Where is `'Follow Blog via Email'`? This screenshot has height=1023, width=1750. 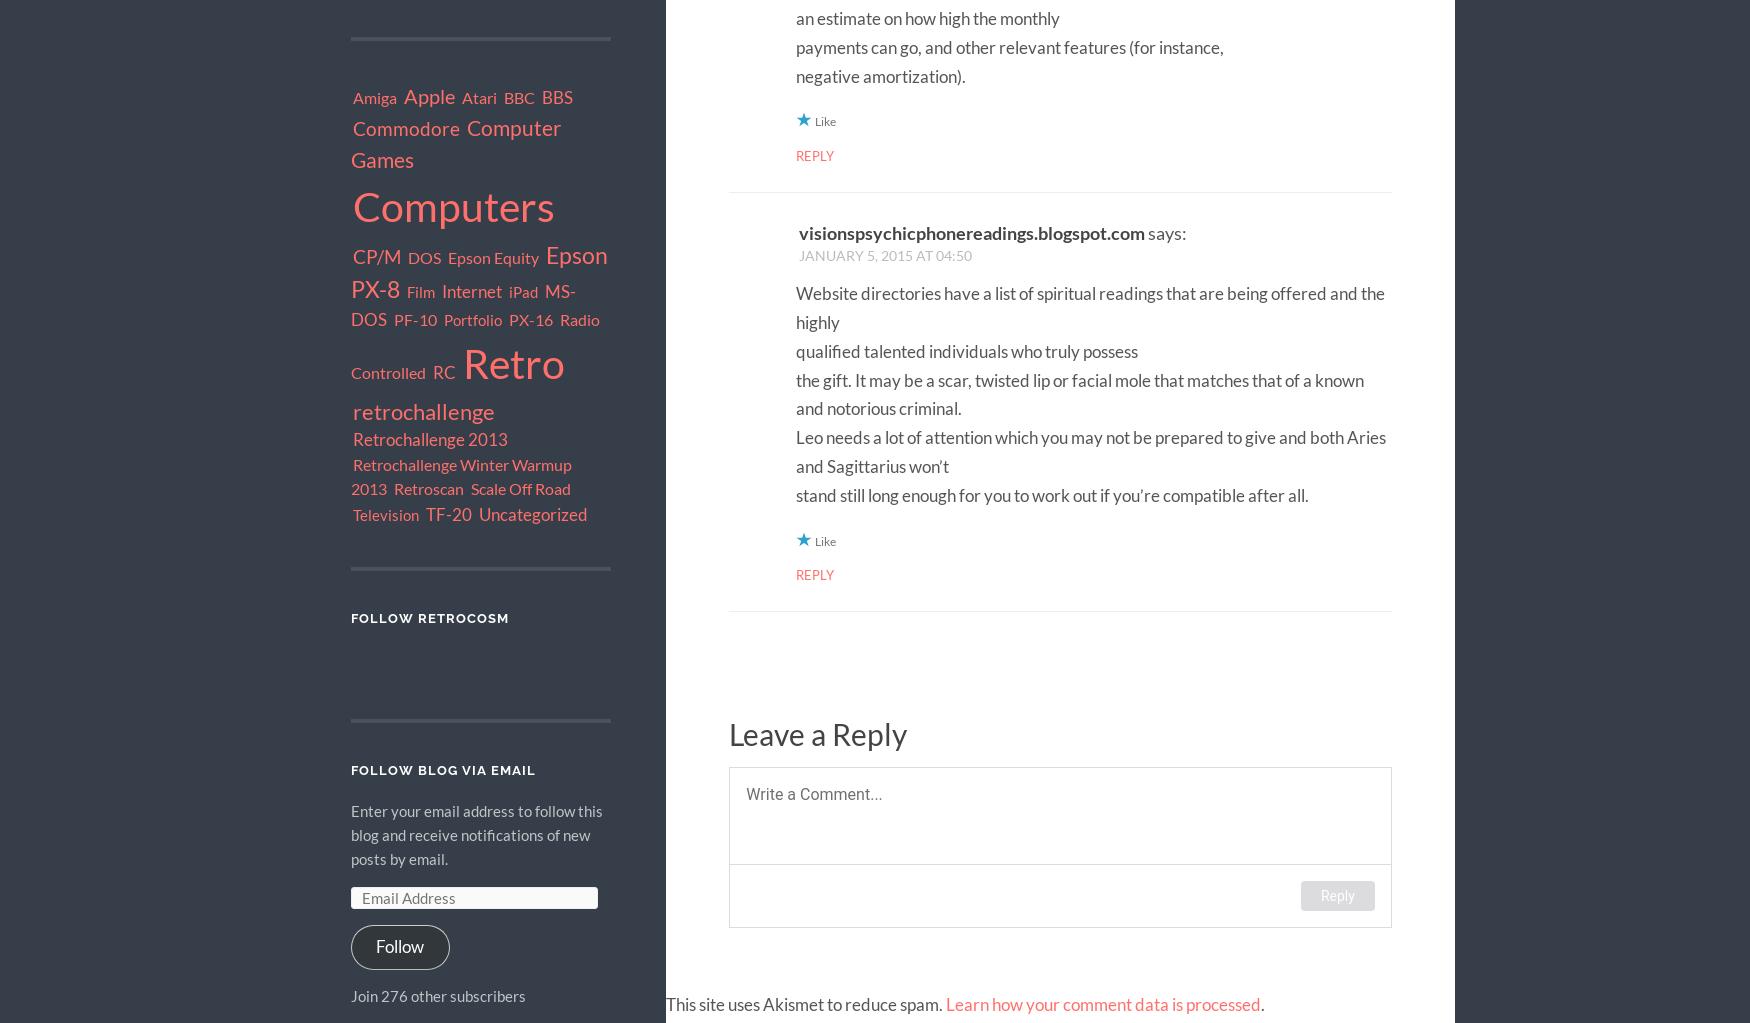 'Follow Blog via Email' is located at coordinates (442, 769).